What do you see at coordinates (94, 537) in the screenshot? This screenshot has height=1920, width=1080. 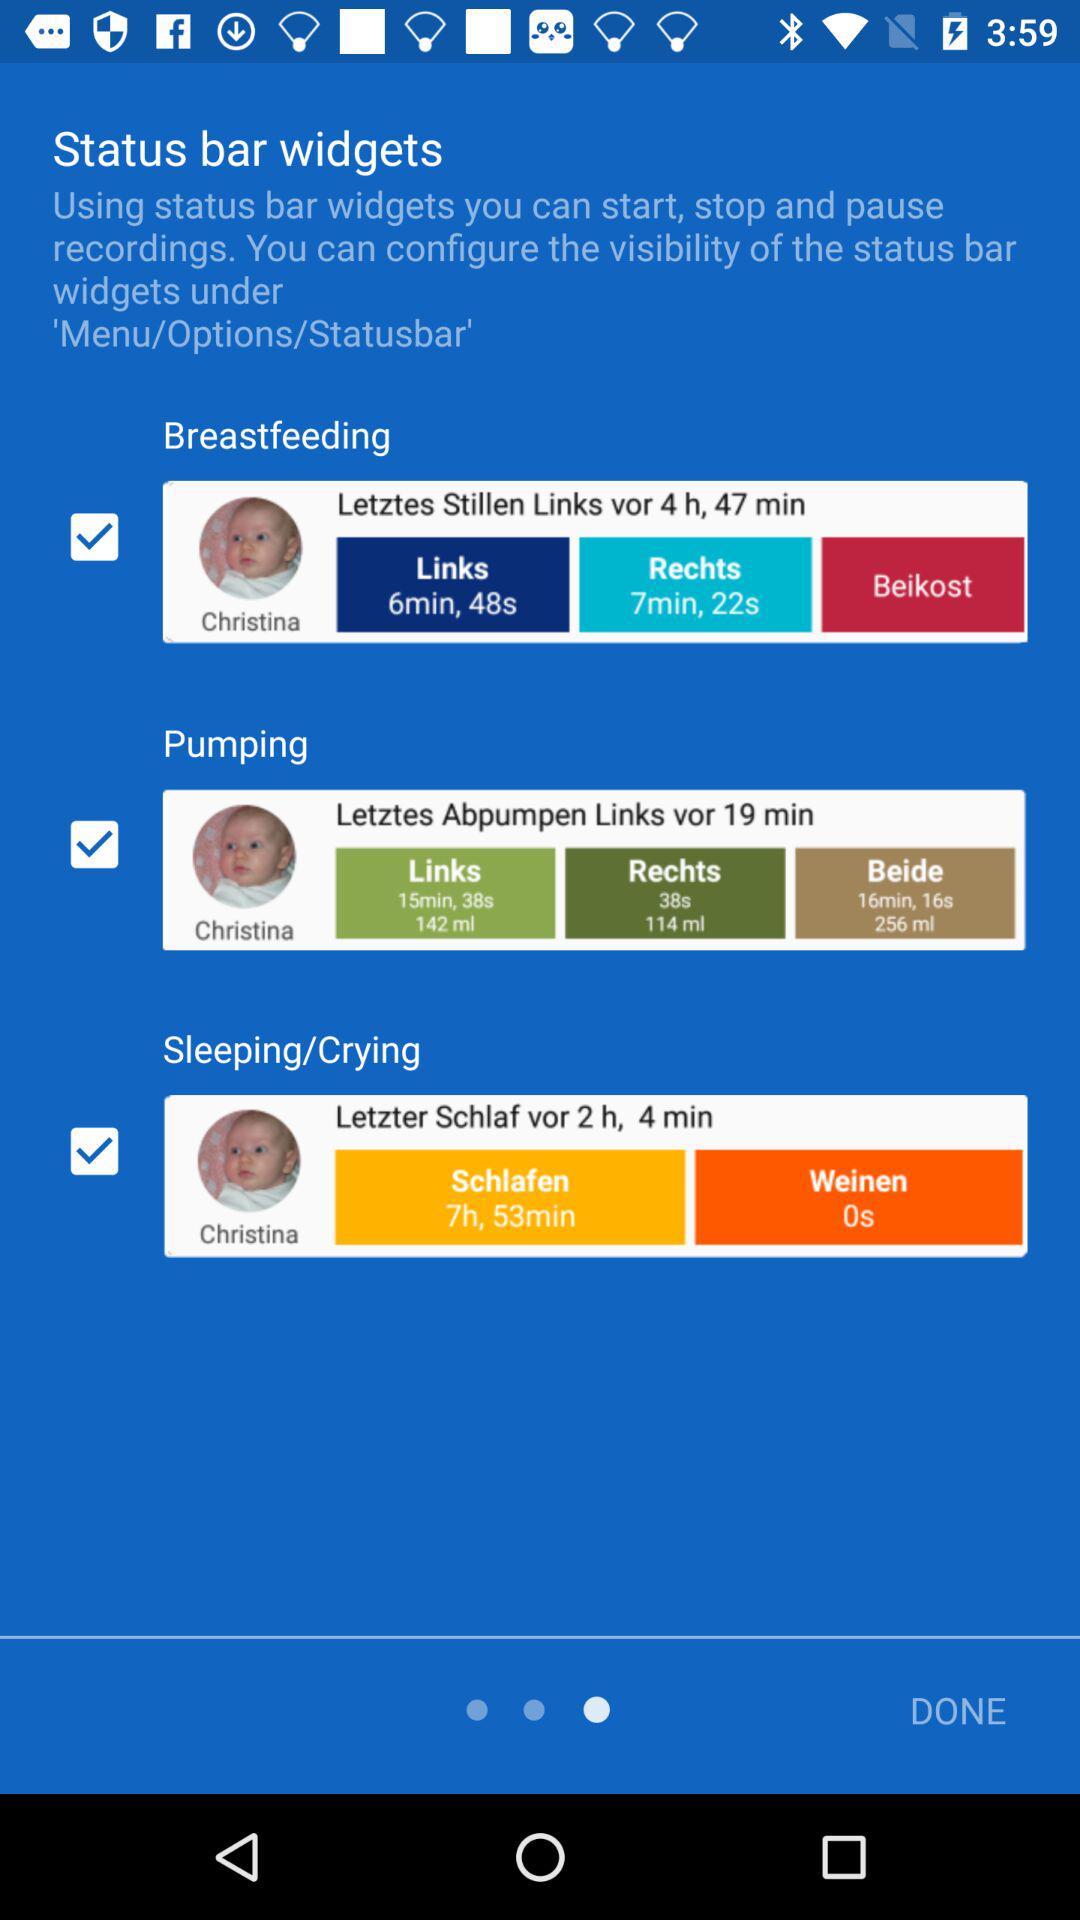 I see `click the checkbox` at bounding box center [94, 537].